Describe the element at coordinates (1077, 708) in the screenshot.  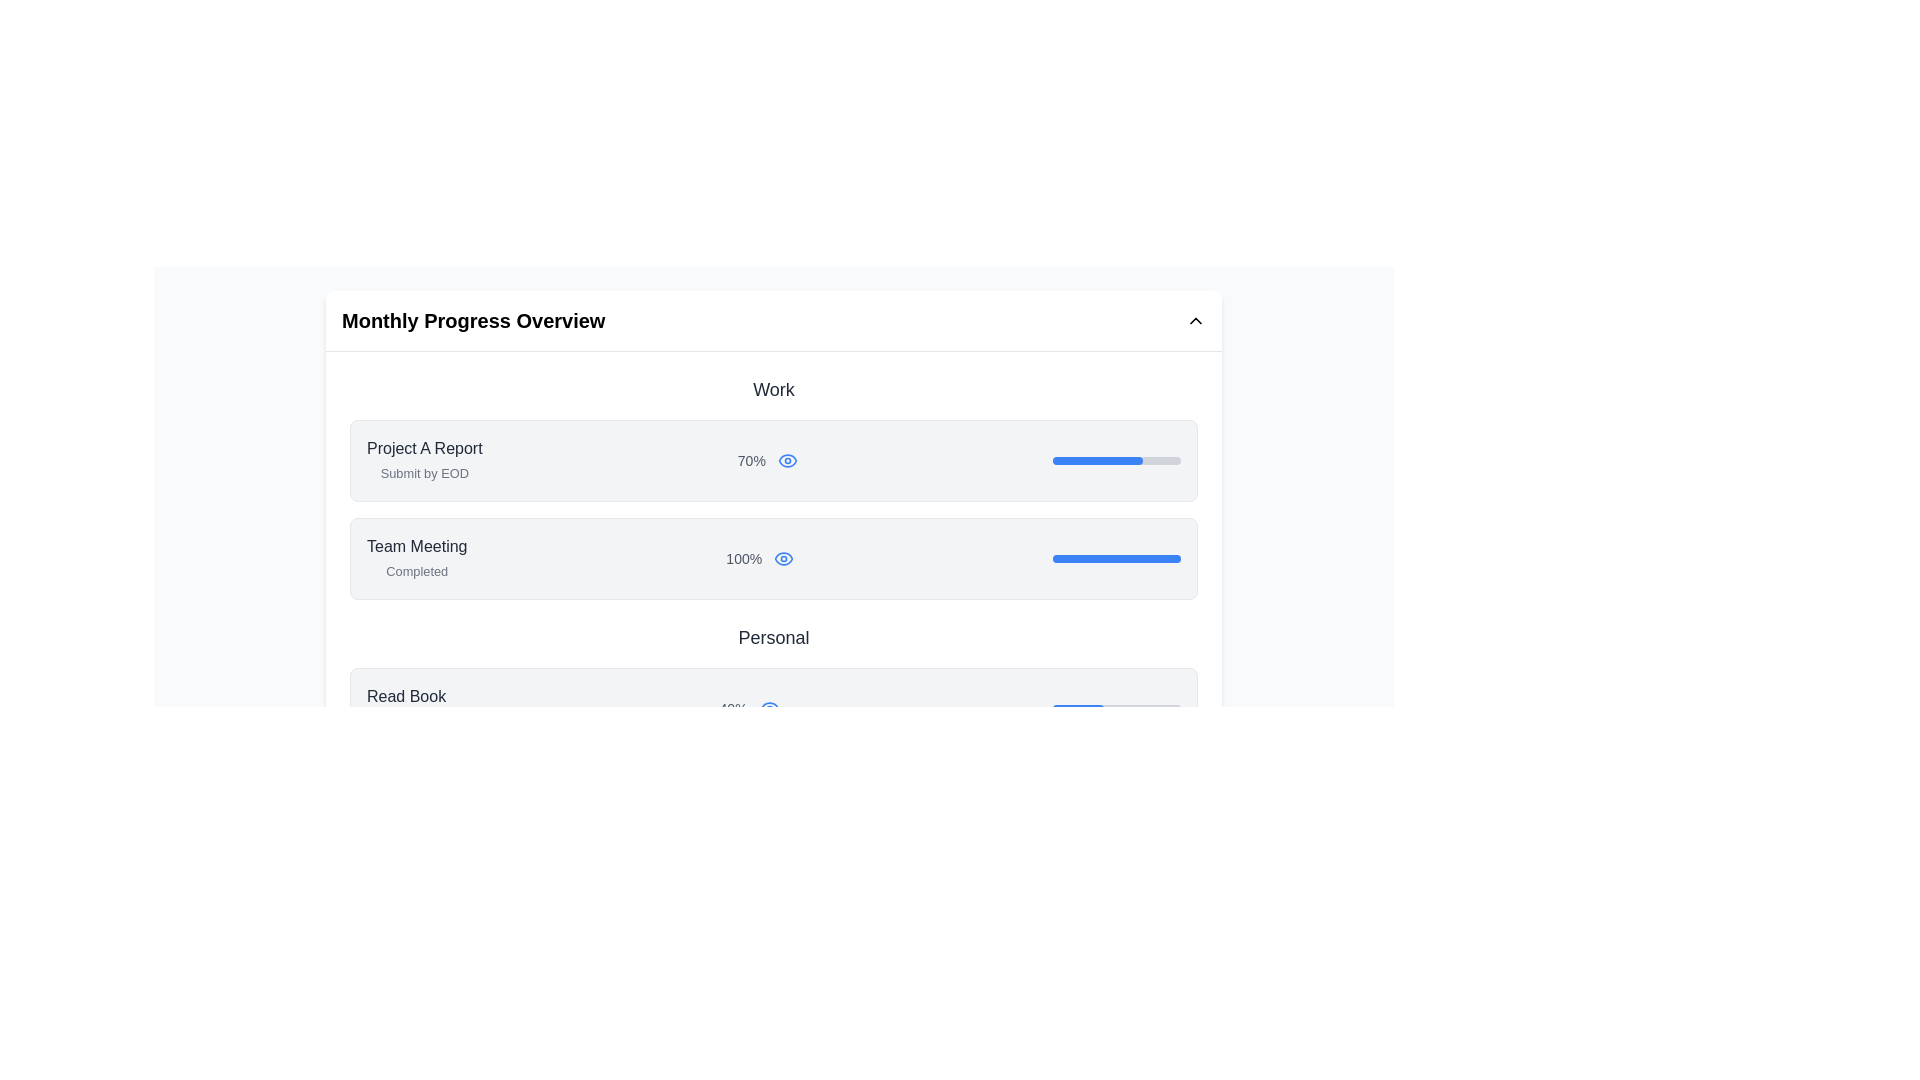
I see `the visual progress of the 'Read Book' item in the Personal category's progress bar located near the bottom of the interface` at that location.